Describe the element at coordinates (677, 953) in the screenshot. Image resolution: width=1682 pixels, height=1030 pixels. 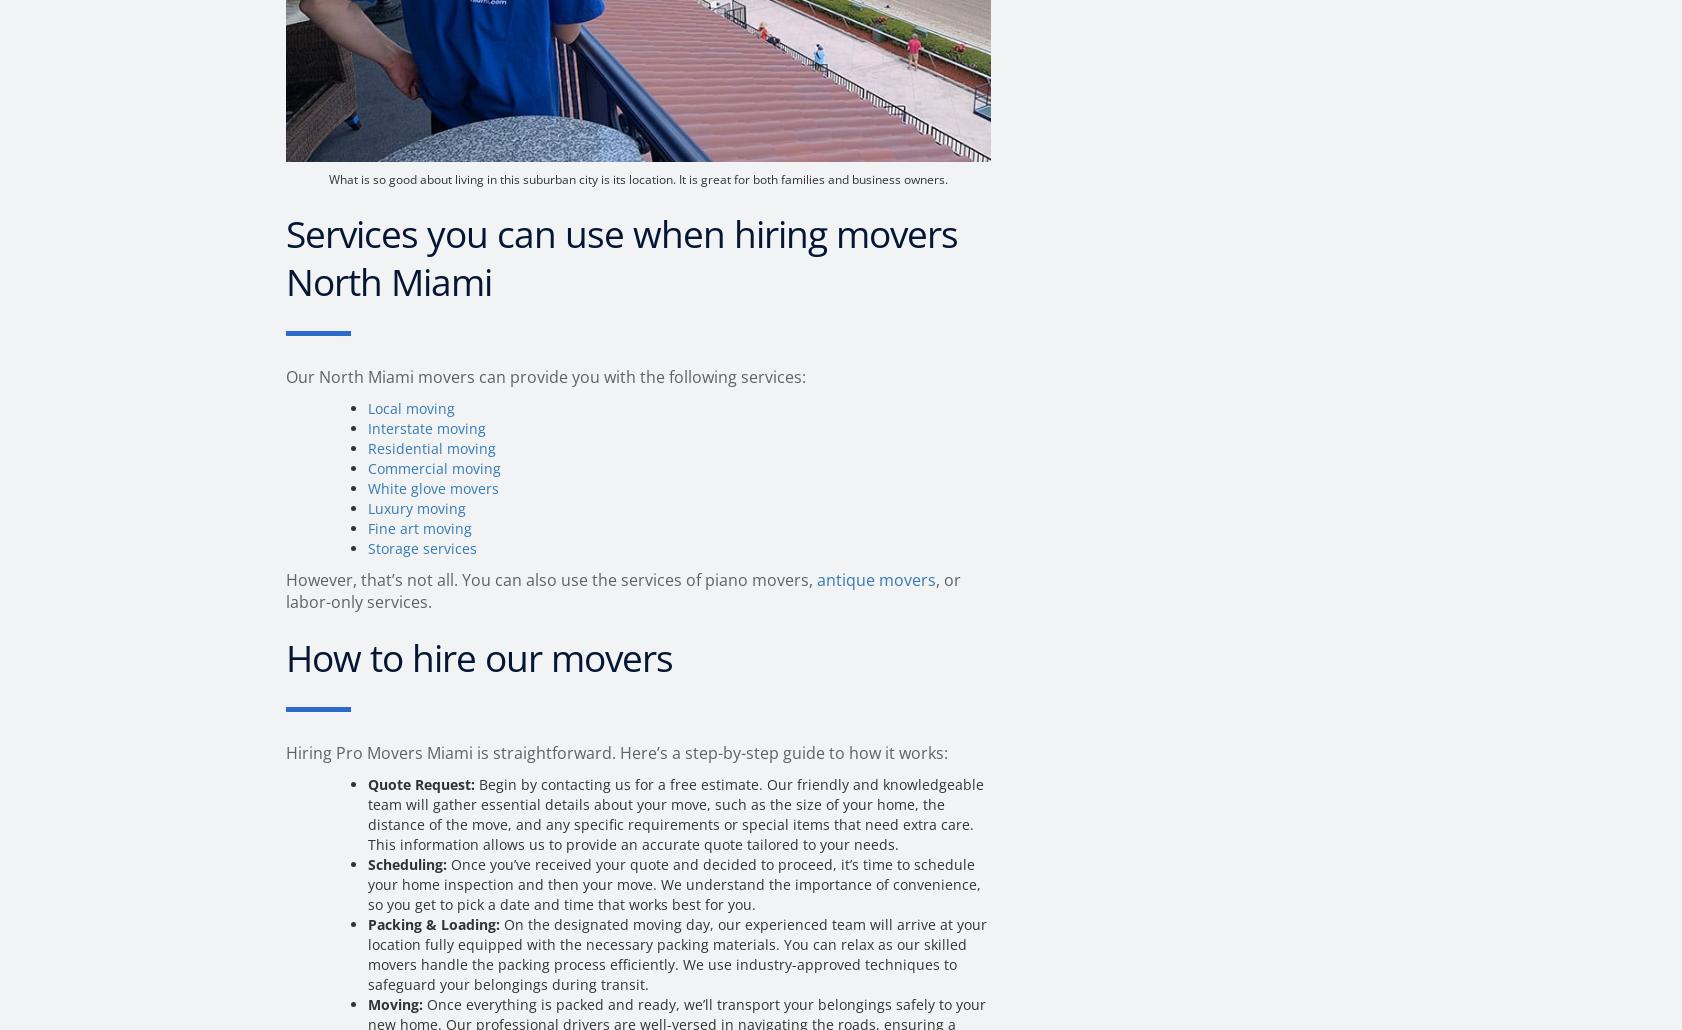
I see `'On the designated moving day, our experienced team will arrive at your location fully equipped with the necessary packing materials. You can relax as our skilled movers handle the packing process efficiently. We use industry-approved techniques to safeguard your belongings during transit.'` at that location.